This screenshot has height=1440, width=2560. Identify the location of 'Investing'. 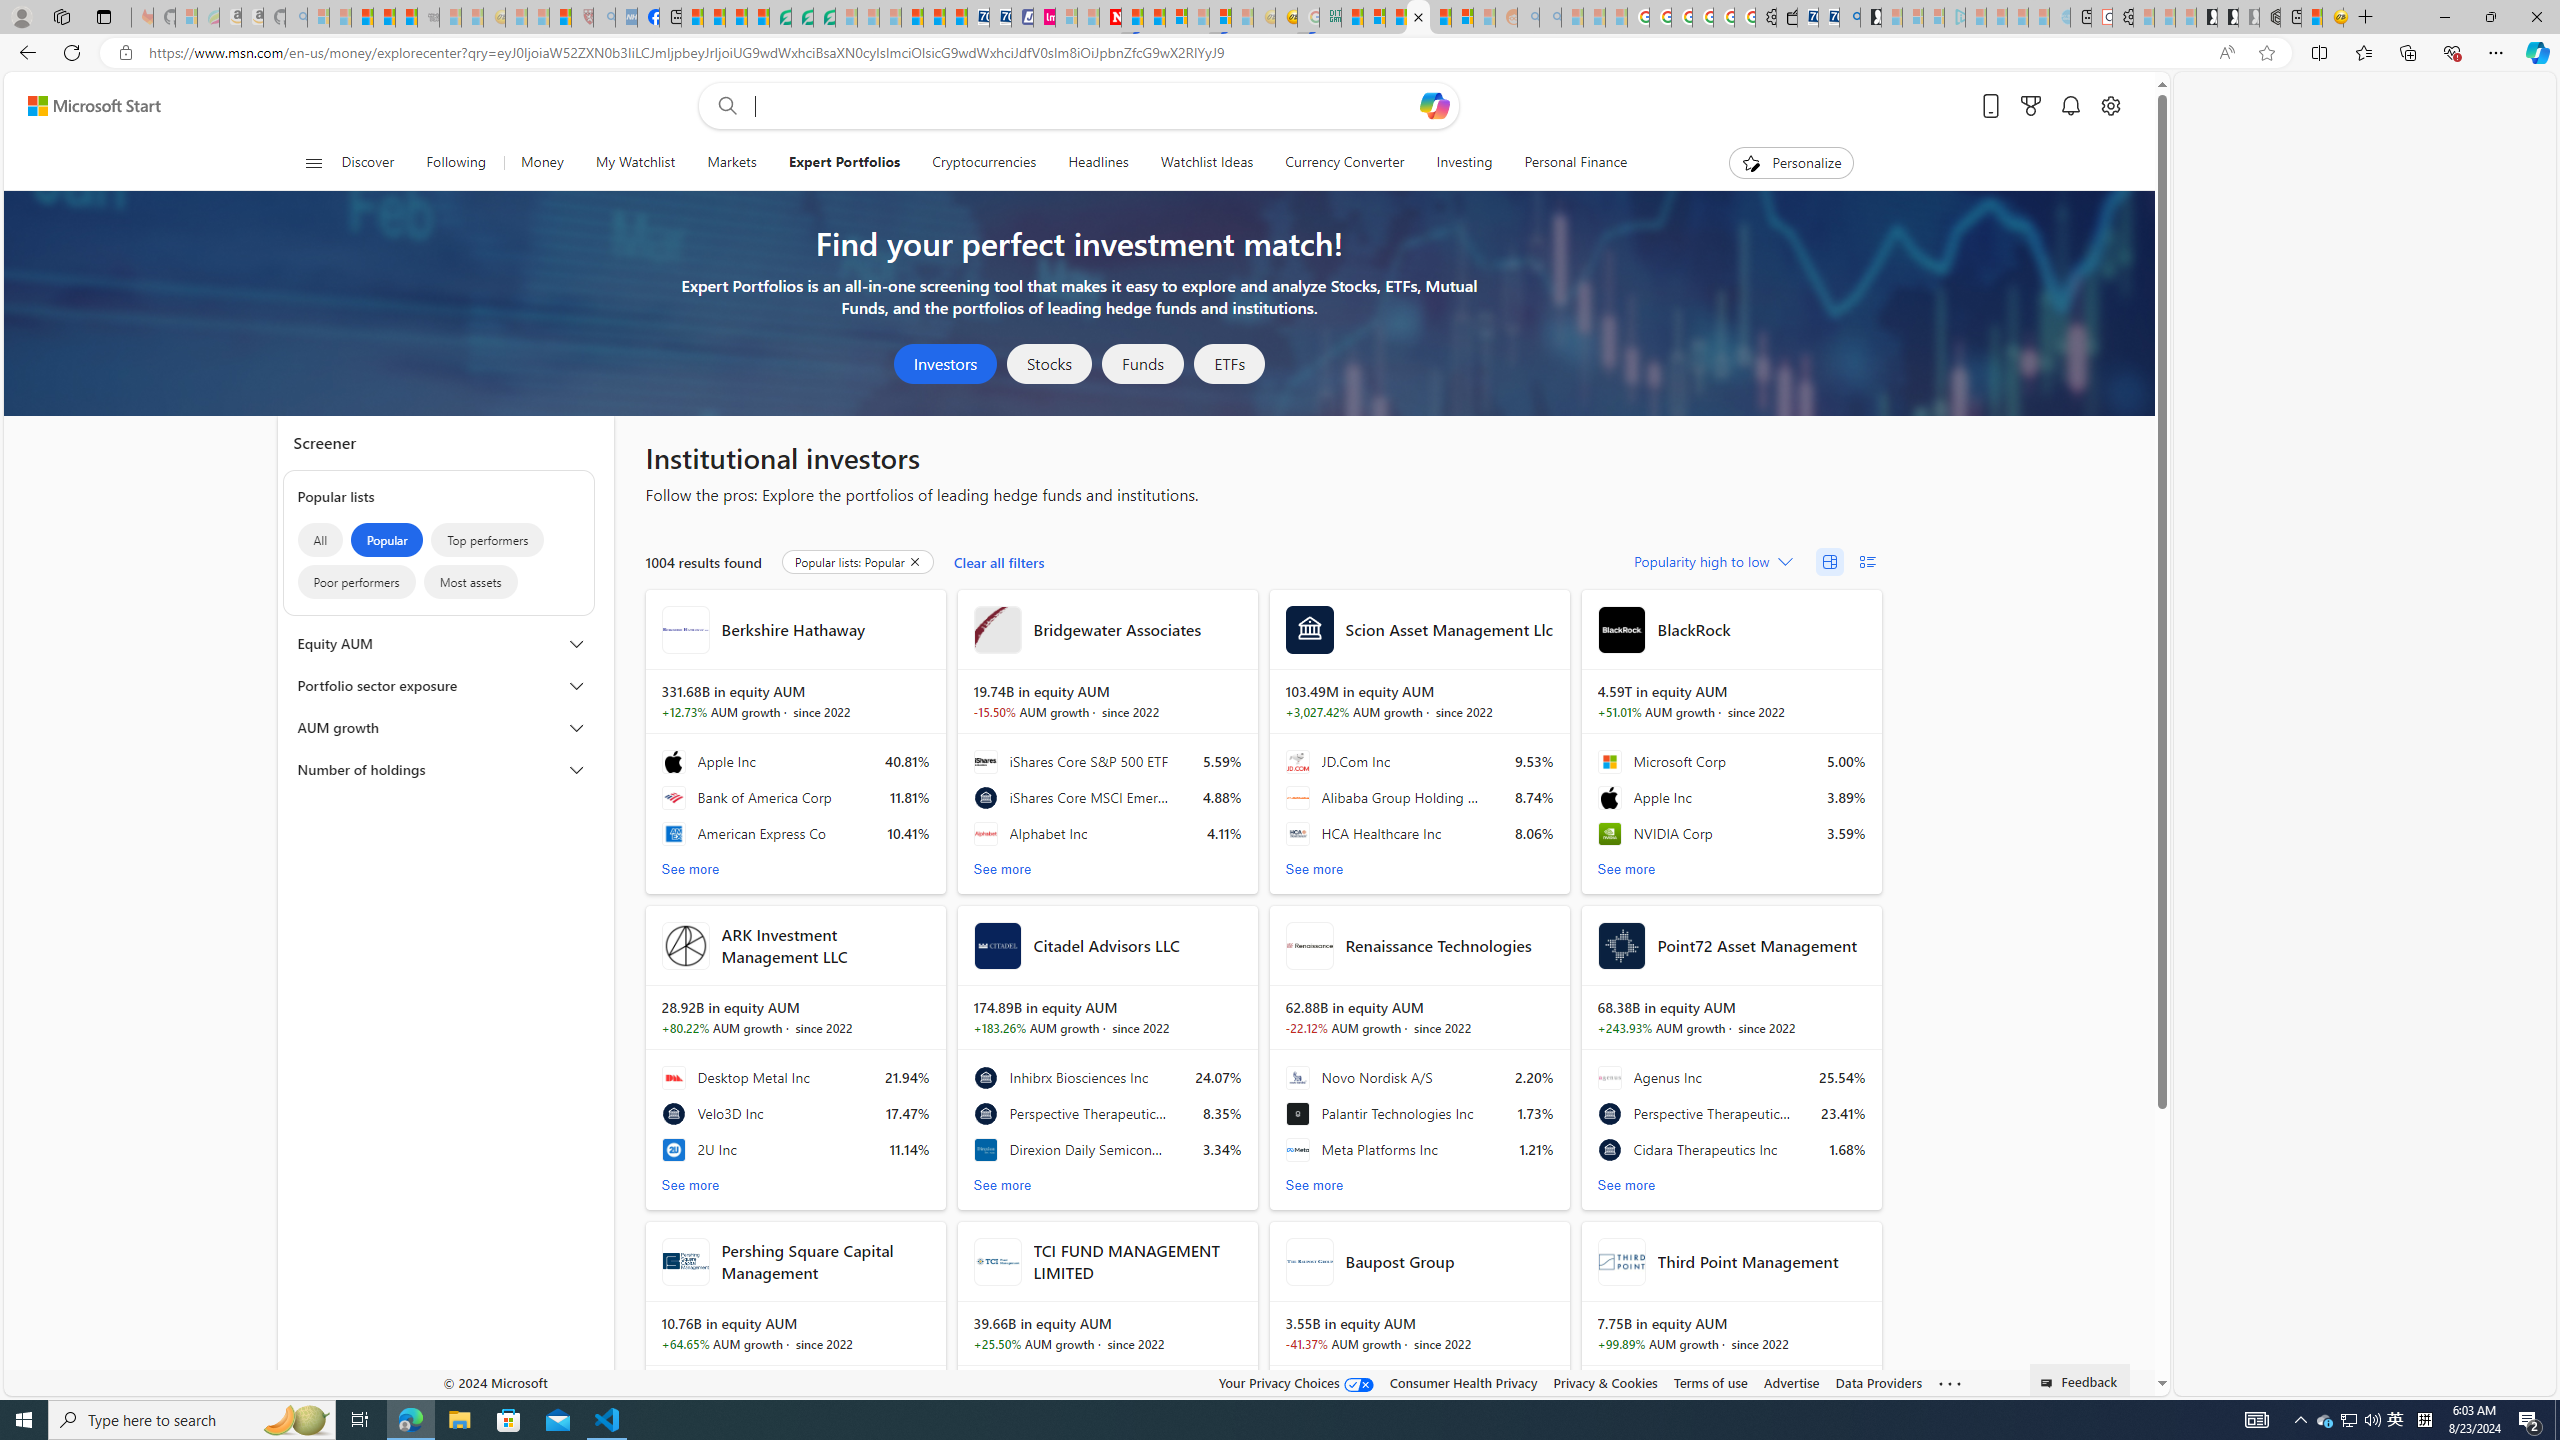
(1463, 162).